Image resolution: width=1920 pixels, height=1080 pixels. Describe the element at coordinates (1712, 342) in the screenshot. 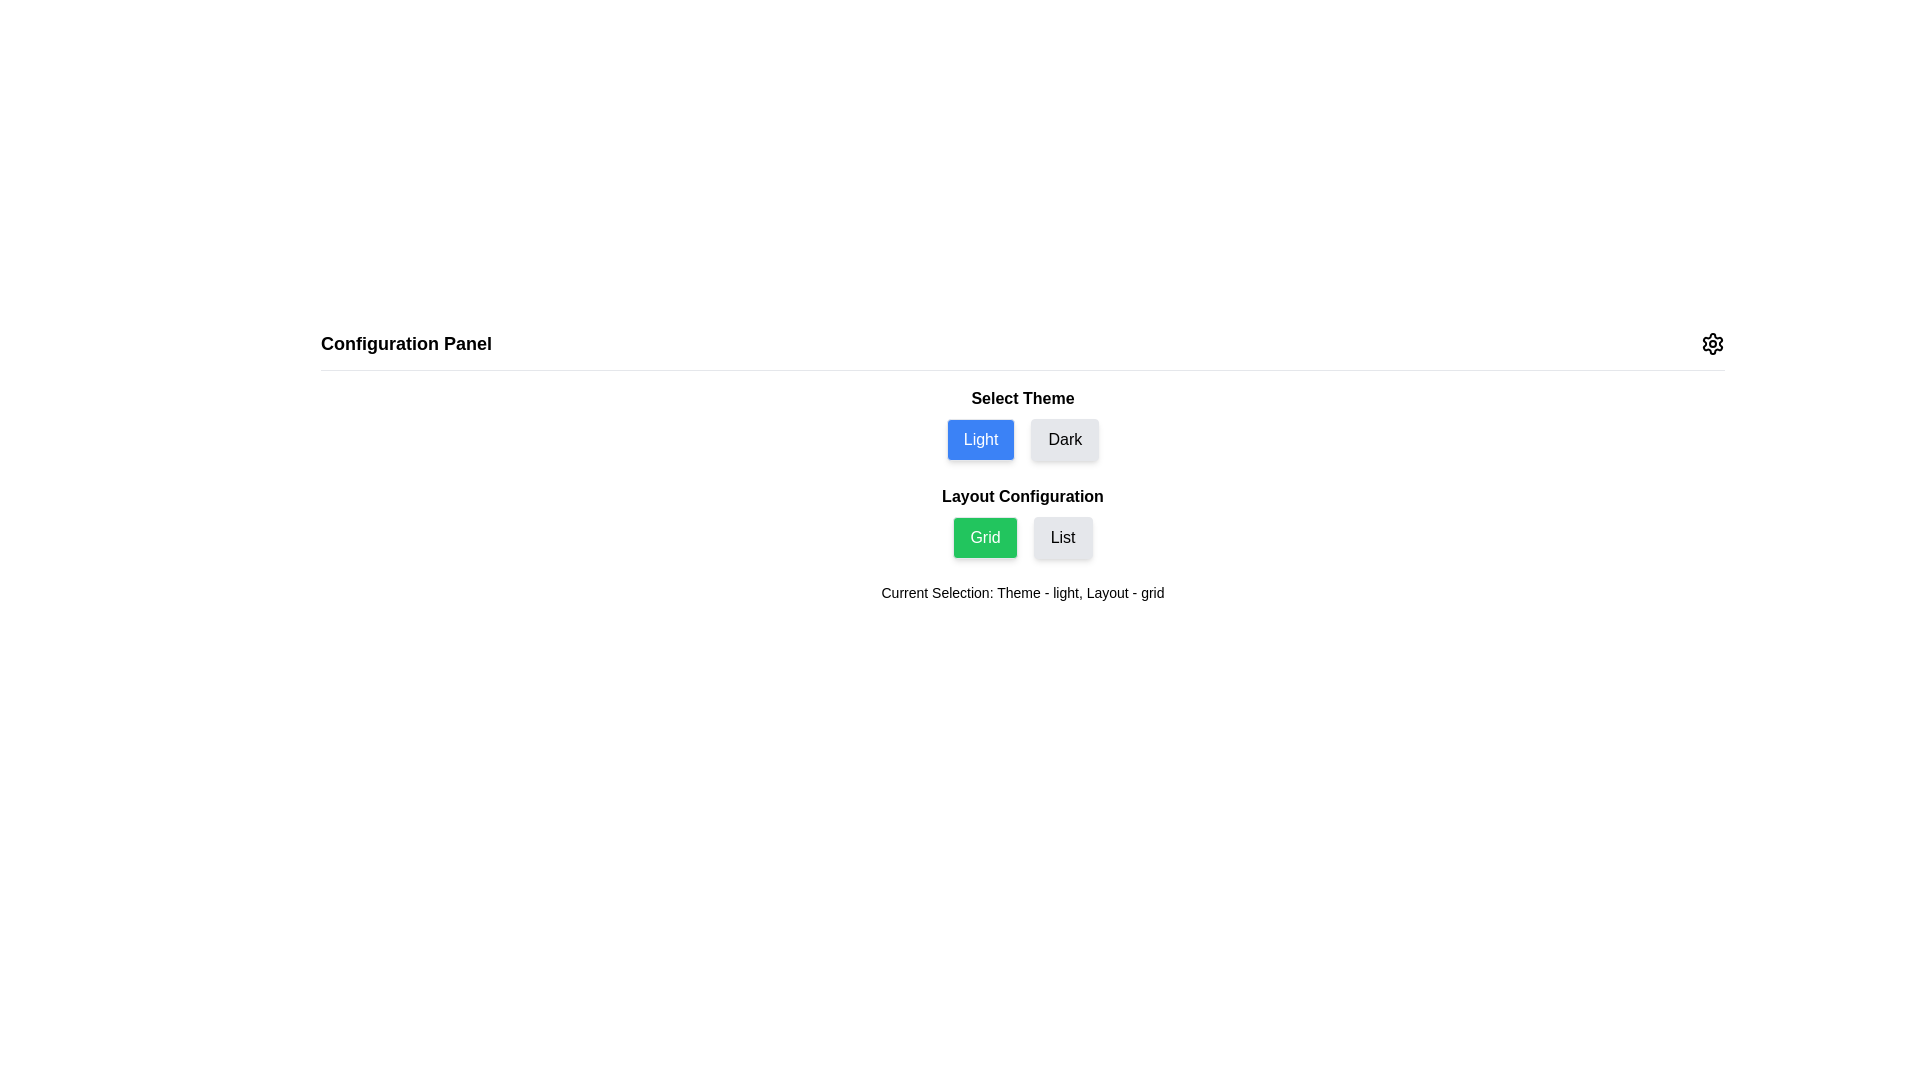

I see `the gear-shaped icon located` at that location.